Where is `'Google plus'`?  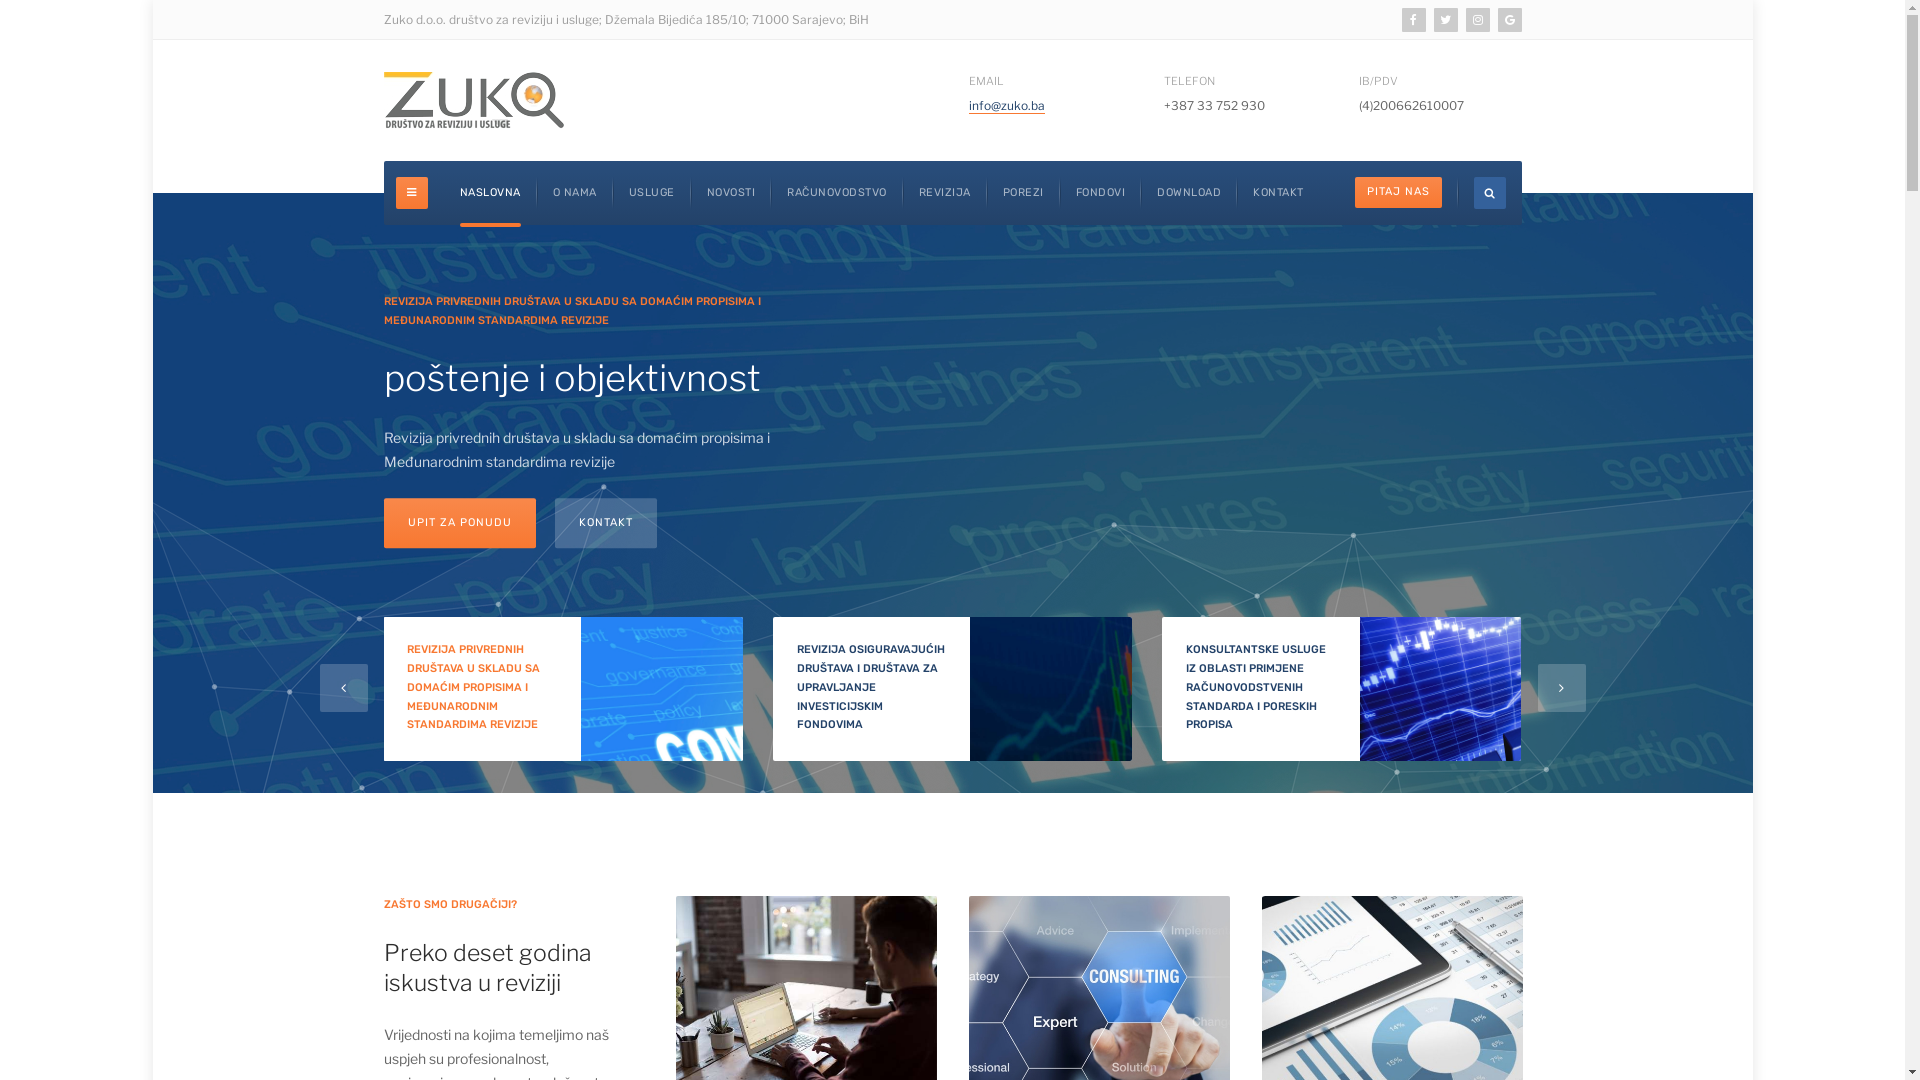 'Google plus' is located at coordinates (1510, 19).